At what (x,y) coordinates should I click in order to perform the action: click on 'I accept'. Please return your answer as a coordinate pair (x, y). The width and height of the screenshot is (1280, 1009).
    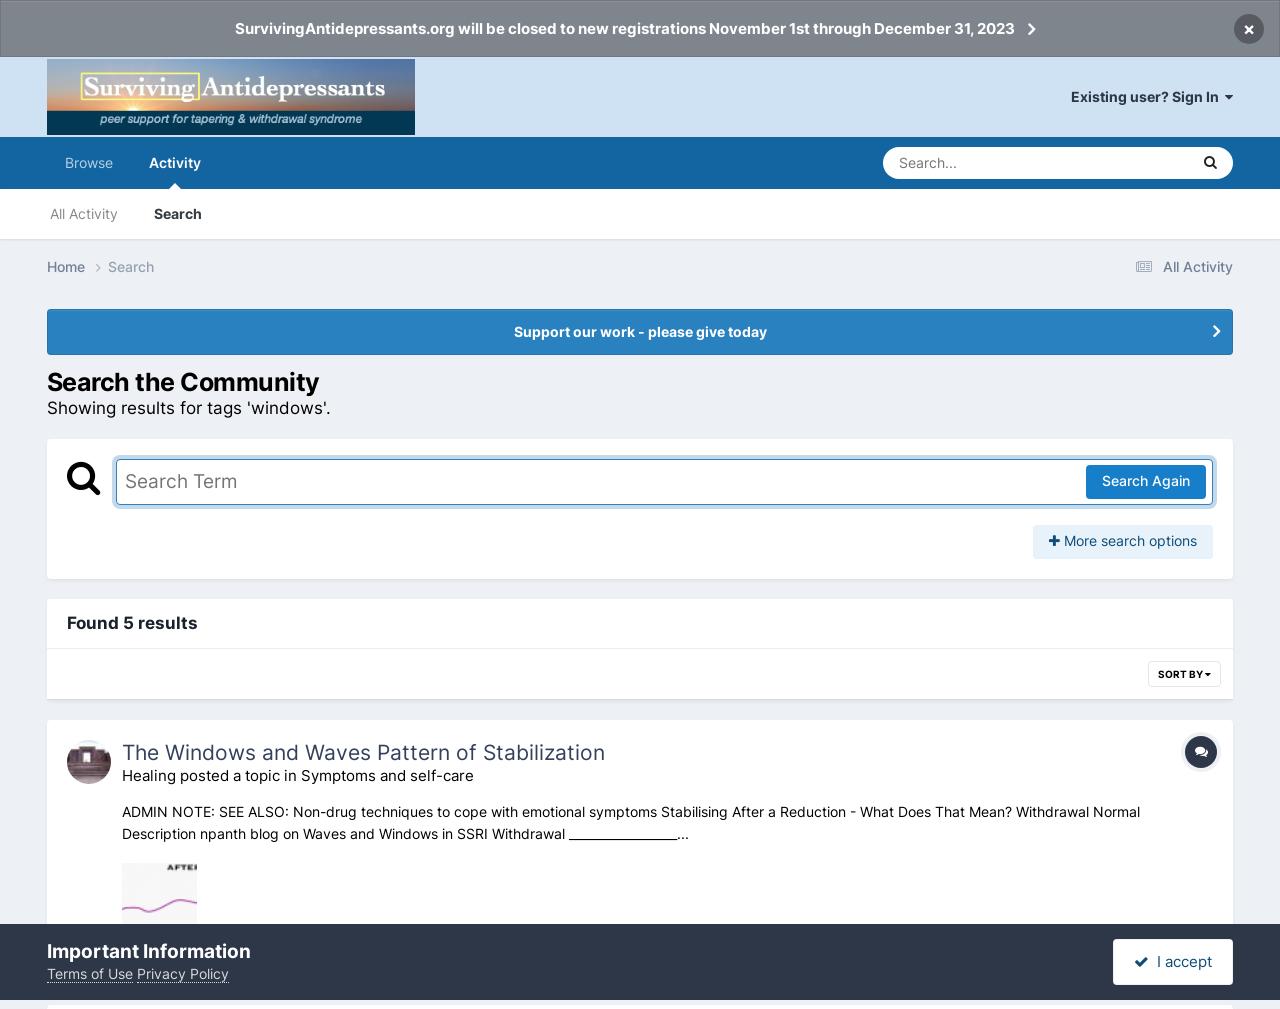
    Looking at the image, I should click on (1179, 960).